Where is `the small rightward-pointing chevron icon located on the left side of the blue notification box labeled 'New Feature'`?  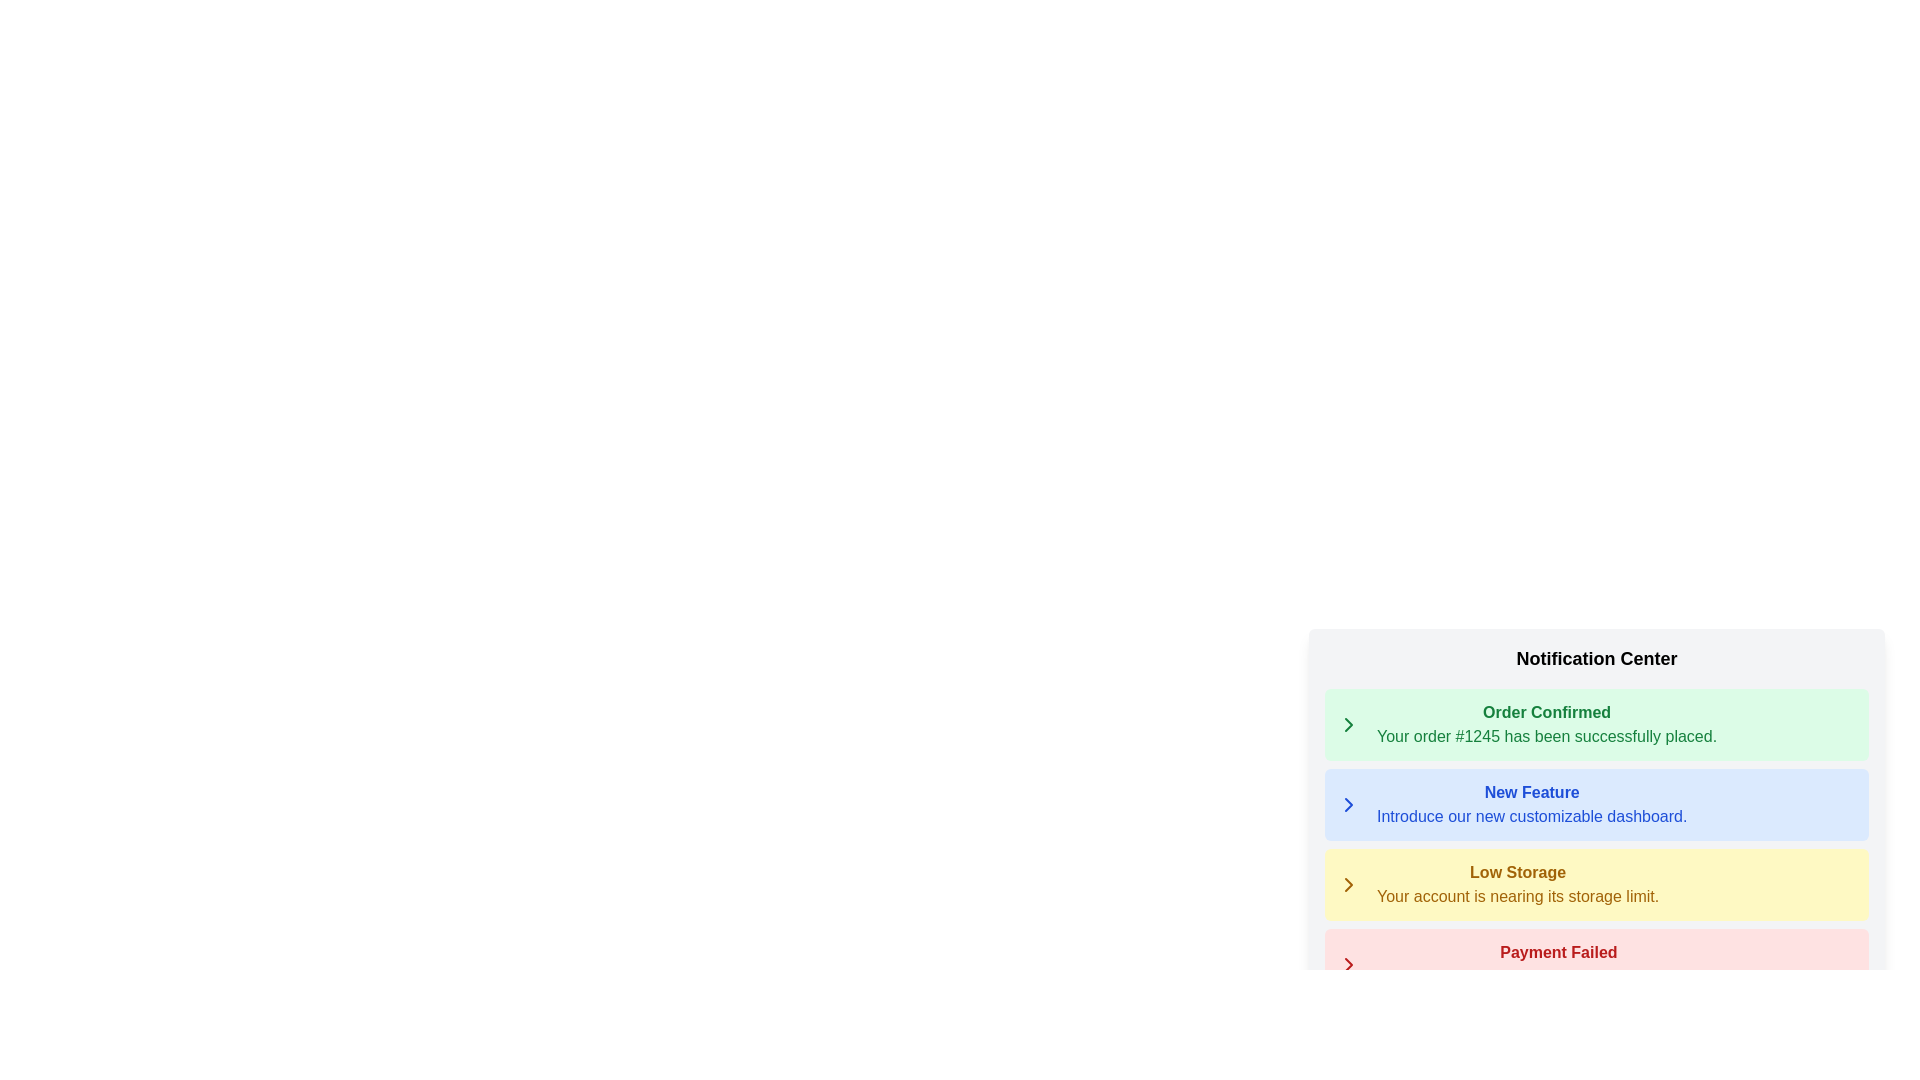
the small rightward-pointing chevron icon located on the left side of the blue notification box labeled 'New Feature' is located at coordinates (1348, 804).